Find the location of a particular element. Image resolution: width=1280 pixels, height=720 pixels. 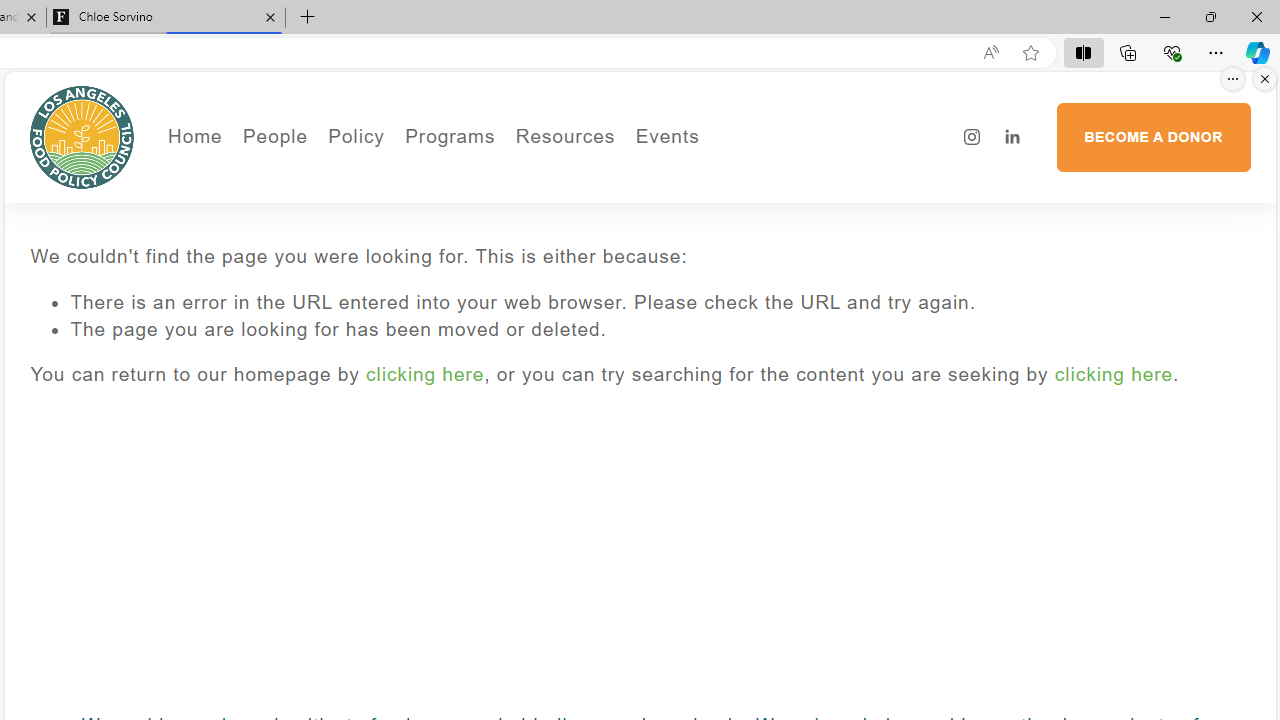

'Chloe Sorvino' is located at coordinates (166, 17).